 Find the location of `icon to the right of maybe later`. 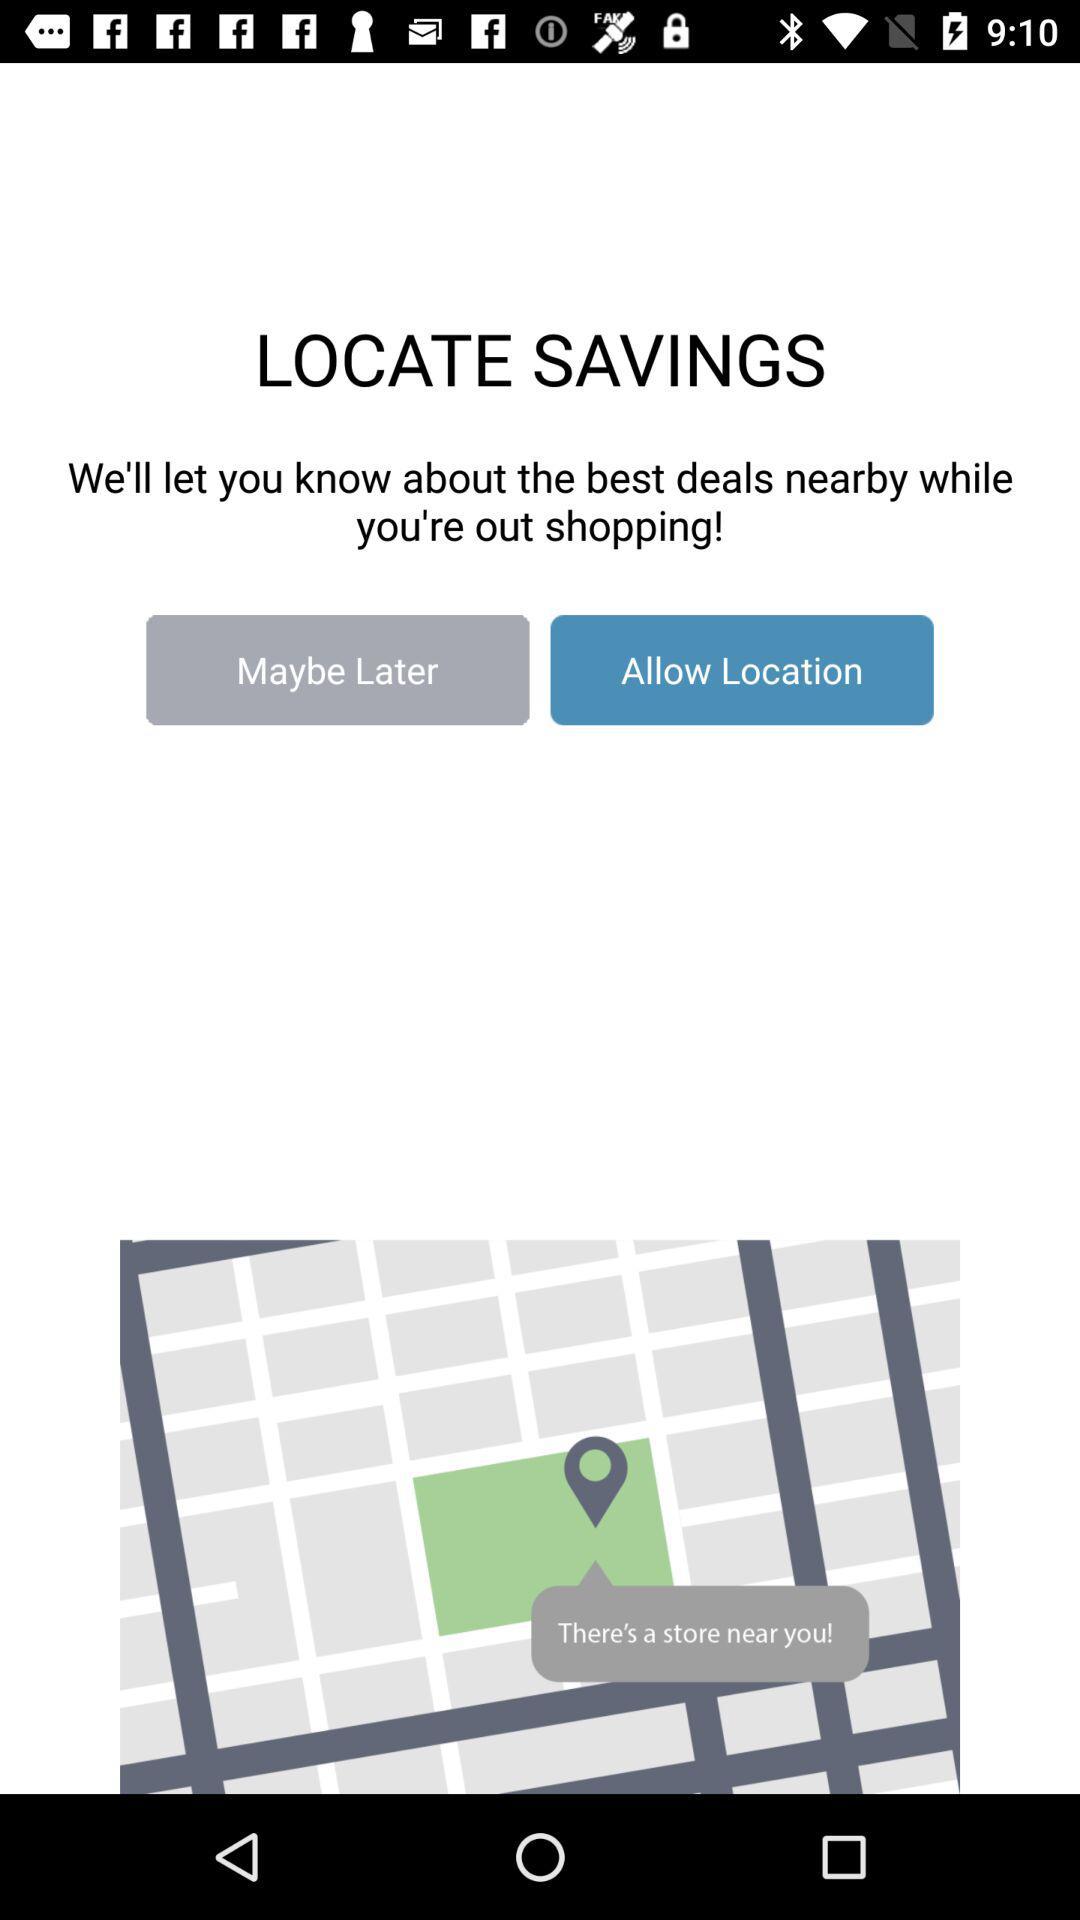

icon to the right of maybe later is located at coordinates (742, 670).